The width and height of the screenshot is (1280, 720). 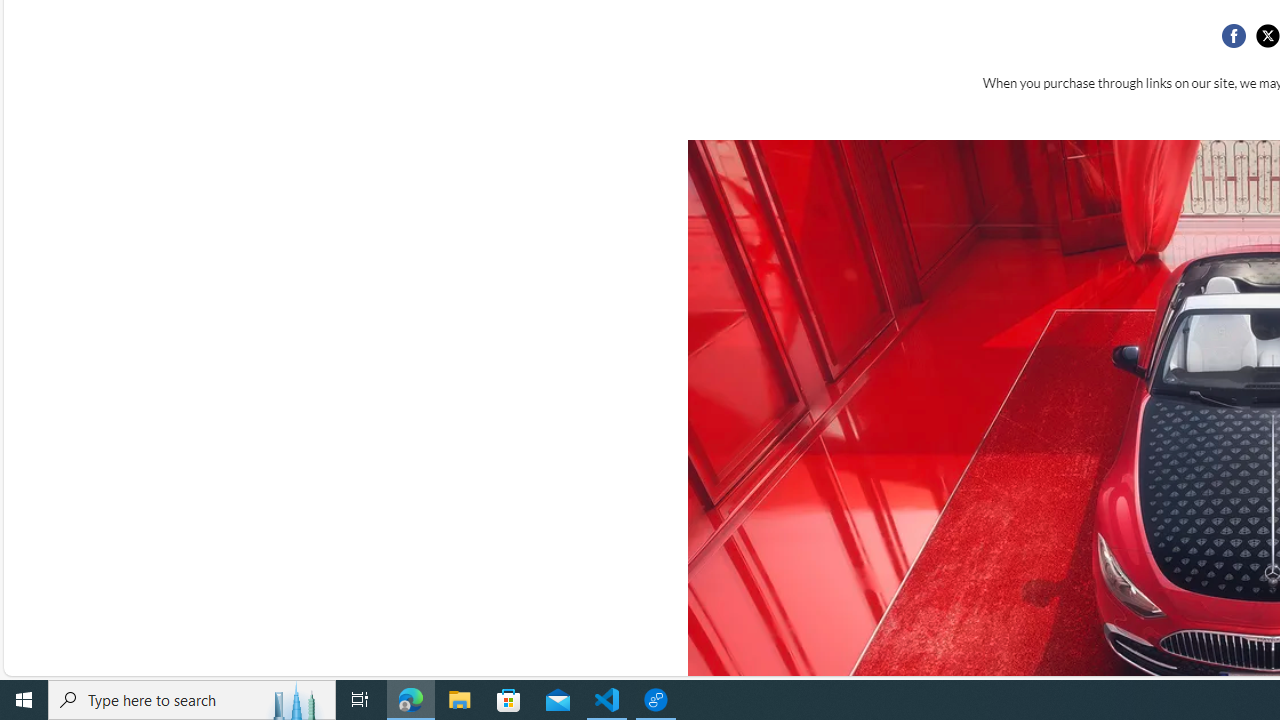 What do you see at coordinates (1266, 36) in the screenshot?
I see `'Share this page on Twitter'` at bounding box center [1266, 36].